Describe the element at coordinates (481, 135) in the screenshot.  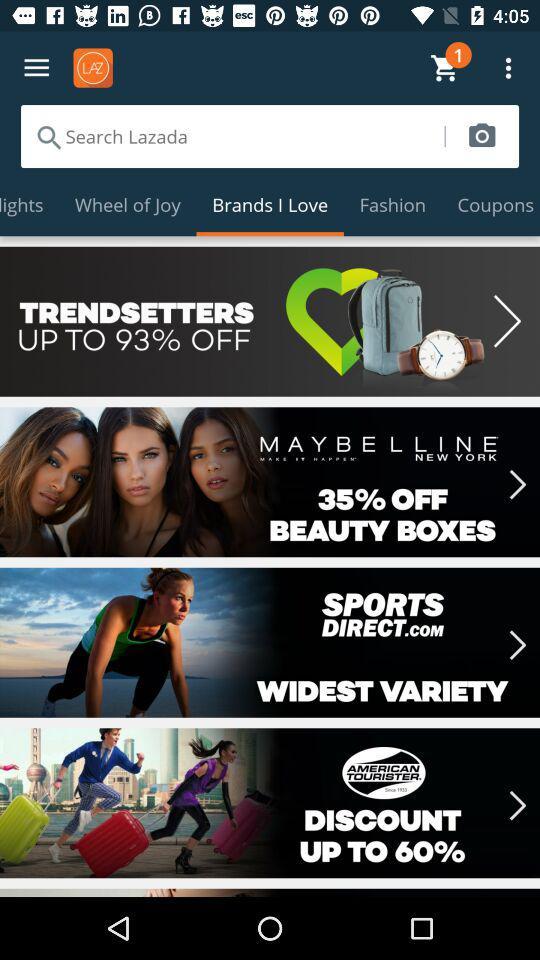
I see `find product with photo` at that location.